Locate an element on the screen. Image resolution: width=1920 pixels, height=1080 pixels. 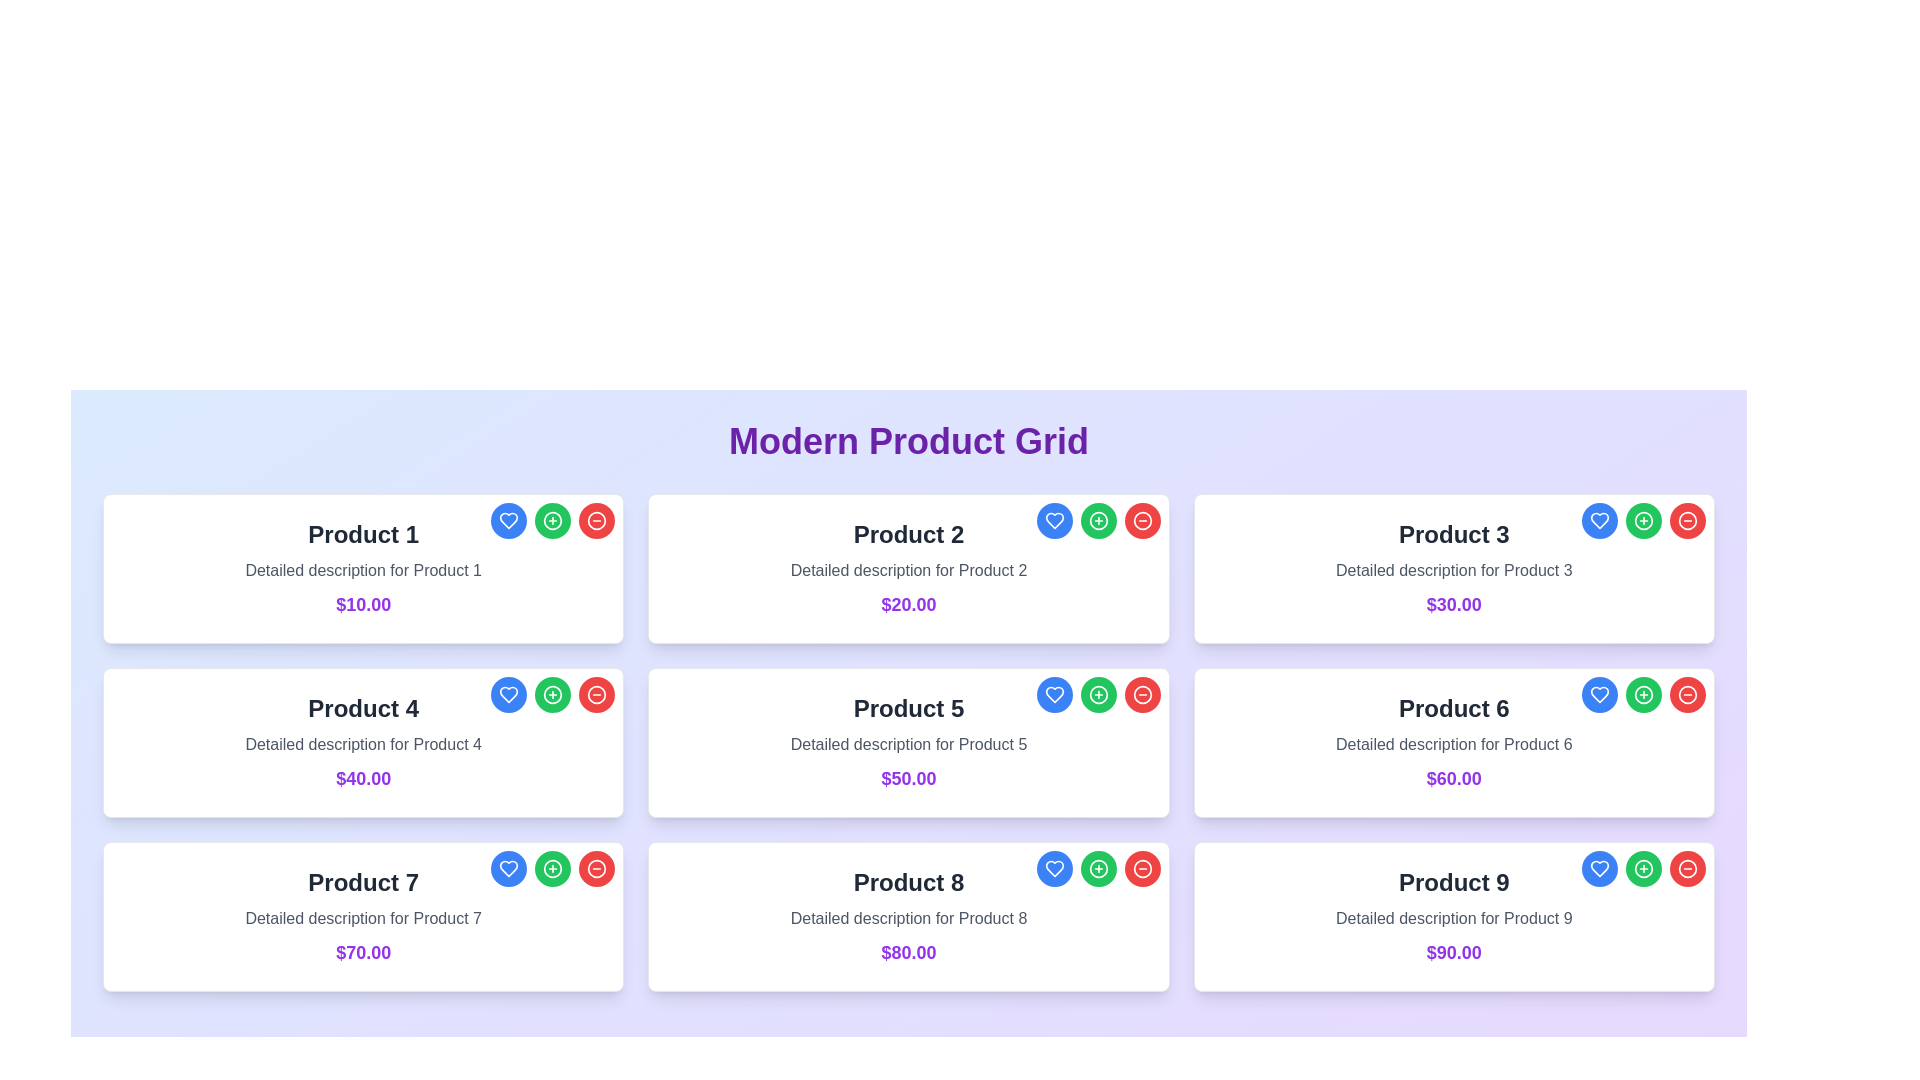
the text label displaying the price '$80.00' in purple, bold font, located within the card for 'Product 8', below the description text is located at coordinates (907, 951).